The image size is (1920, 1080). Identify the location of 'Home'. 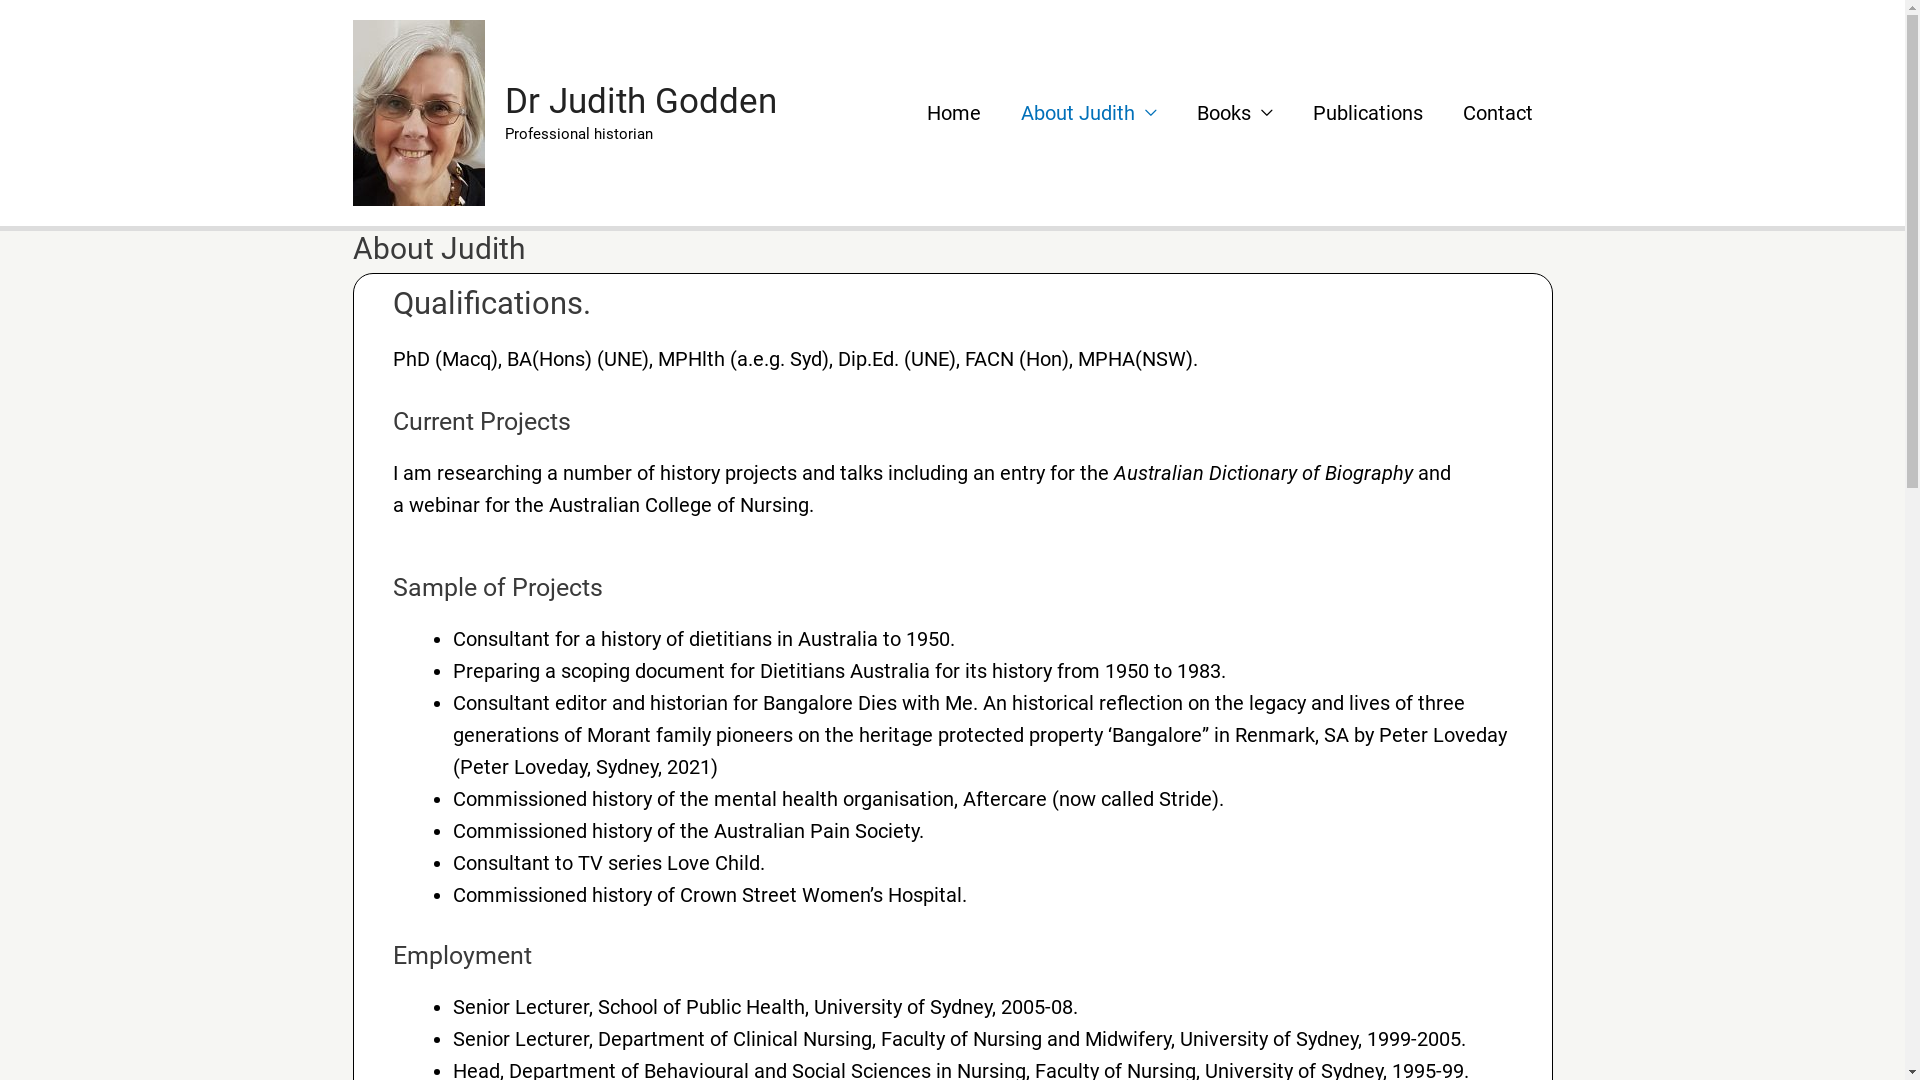
(905, 112).